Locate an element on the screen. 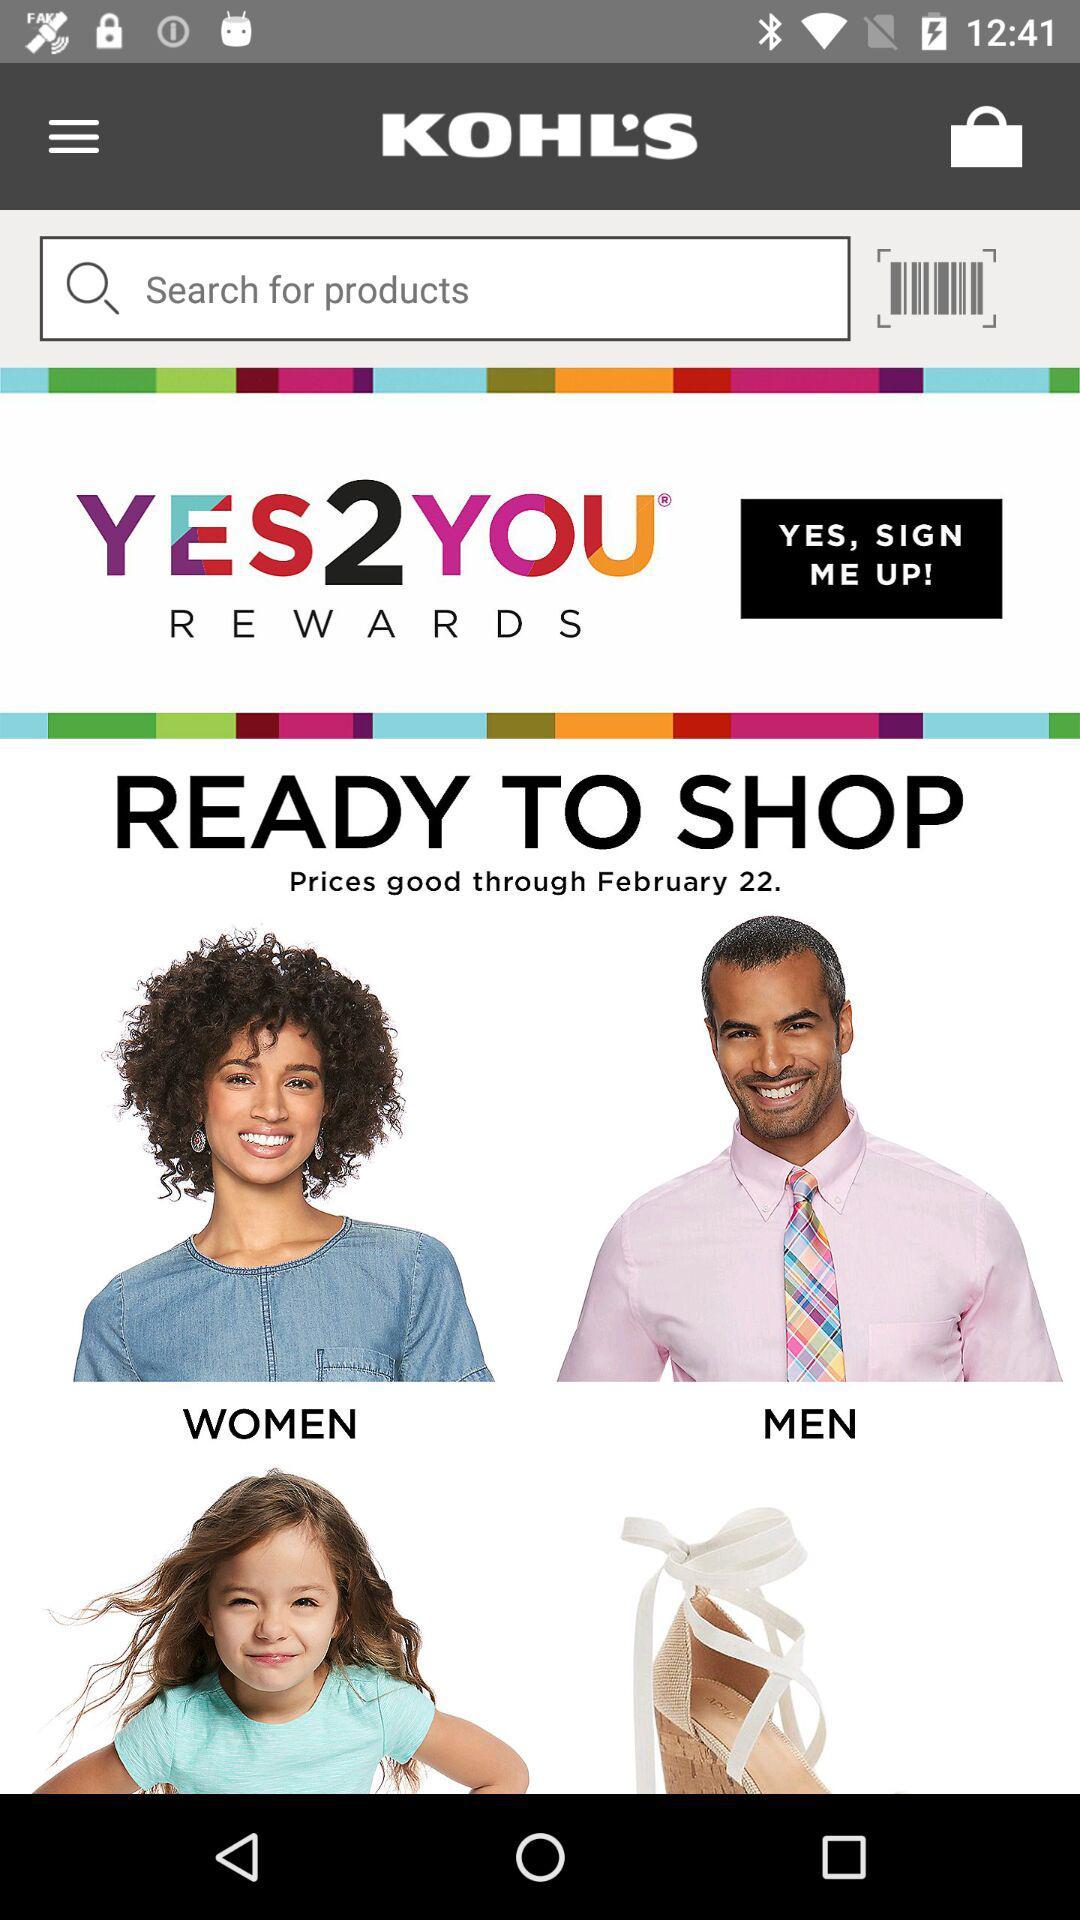 This screenshot has width=1080, height=1920. the option image is located at coordinates (267, 1186).